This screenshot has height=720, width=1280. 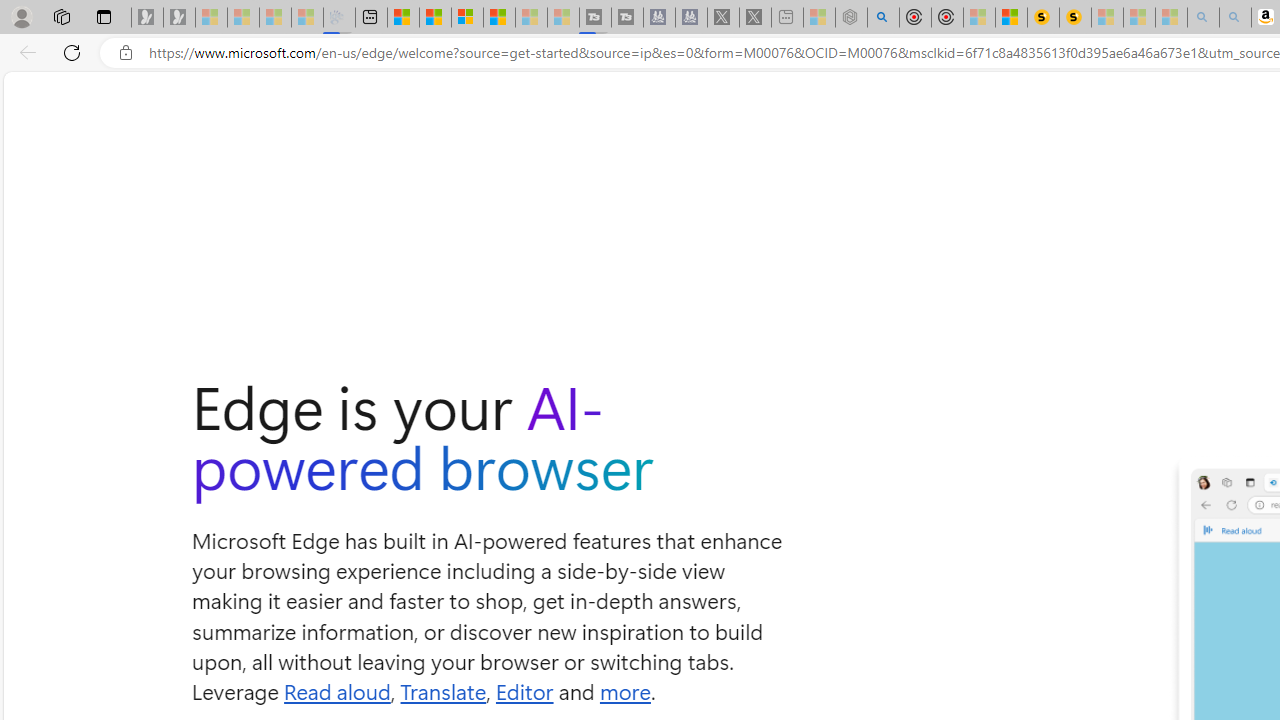 I want to click on 'Nordace - Summer Adventures 2024 - Sleeping', so click(x=851, y=17).